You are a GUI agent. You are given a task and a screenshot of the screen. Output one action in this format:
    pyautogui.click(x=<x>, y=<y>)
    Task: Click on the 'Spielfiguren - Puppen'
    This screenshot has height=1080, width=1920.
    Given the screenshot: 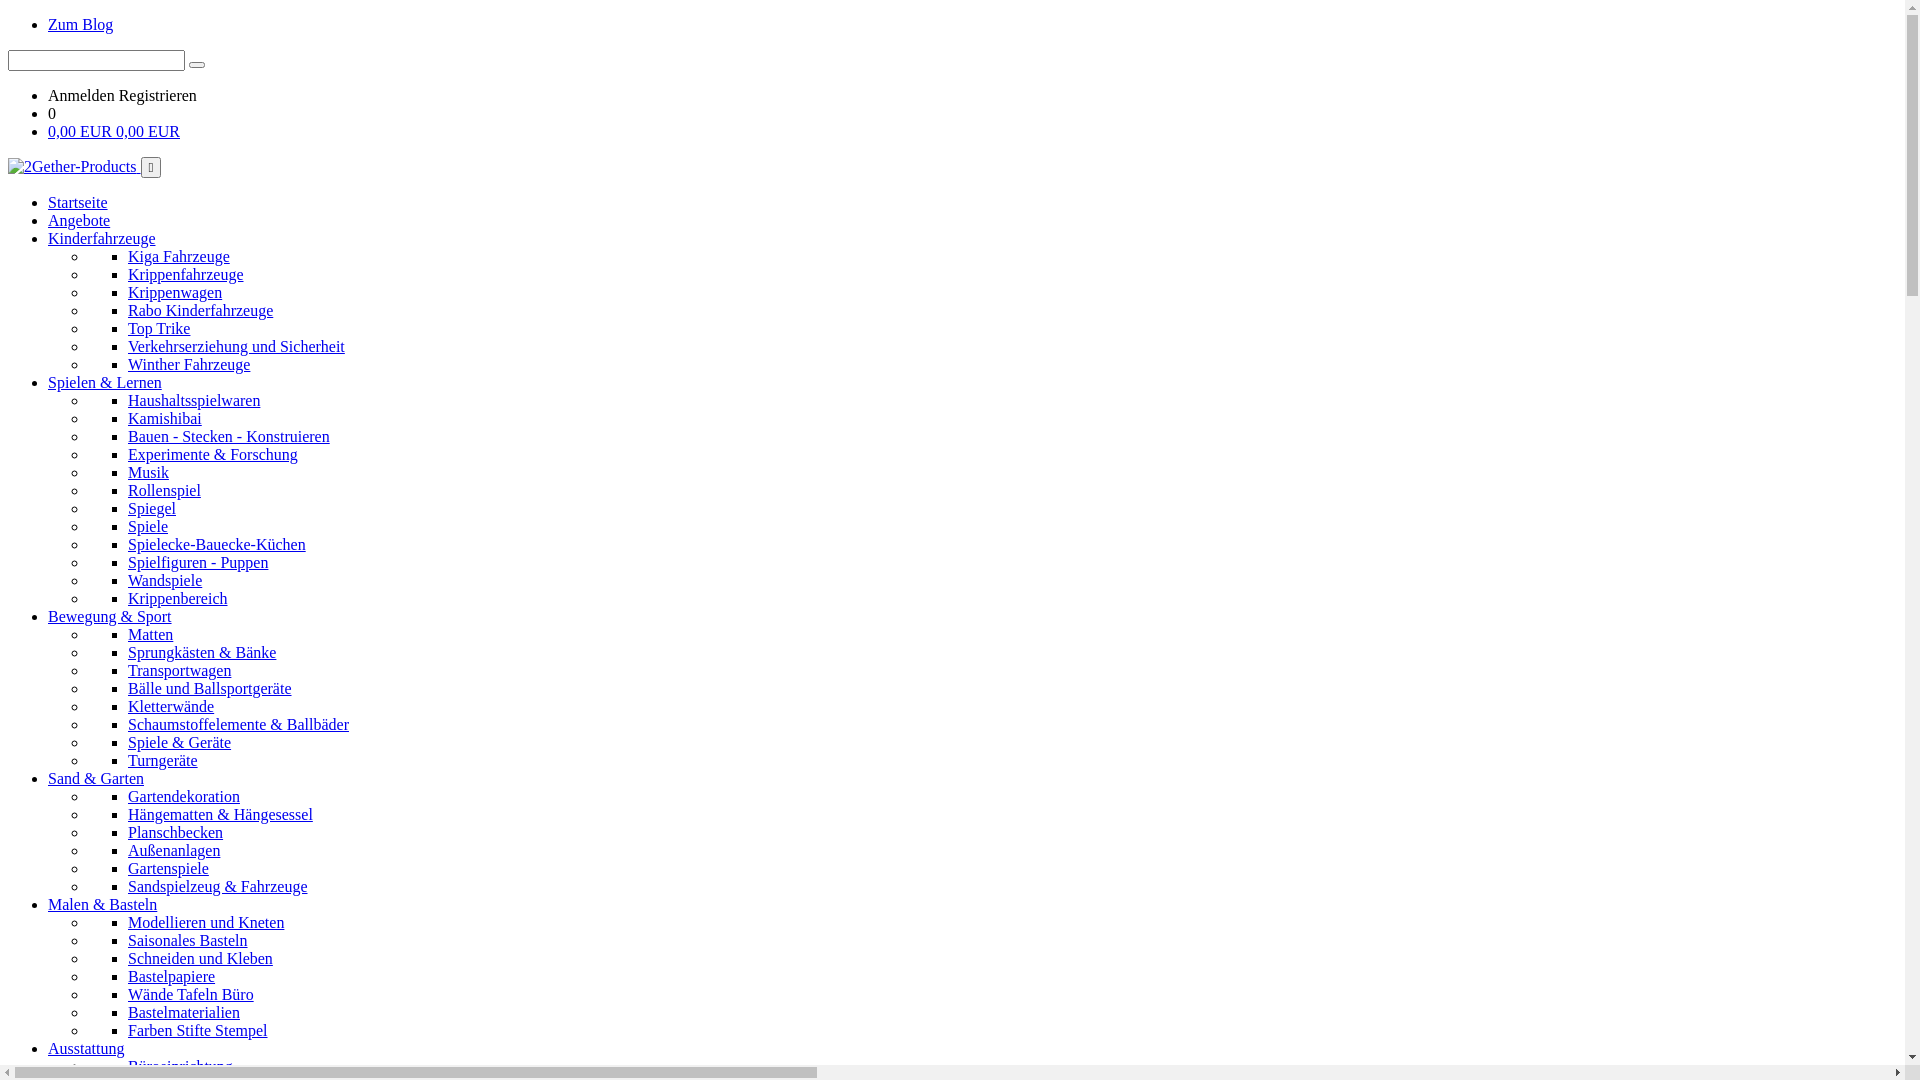 What is the action you would take?
    pyautogui.click(x=197, y=562)
    